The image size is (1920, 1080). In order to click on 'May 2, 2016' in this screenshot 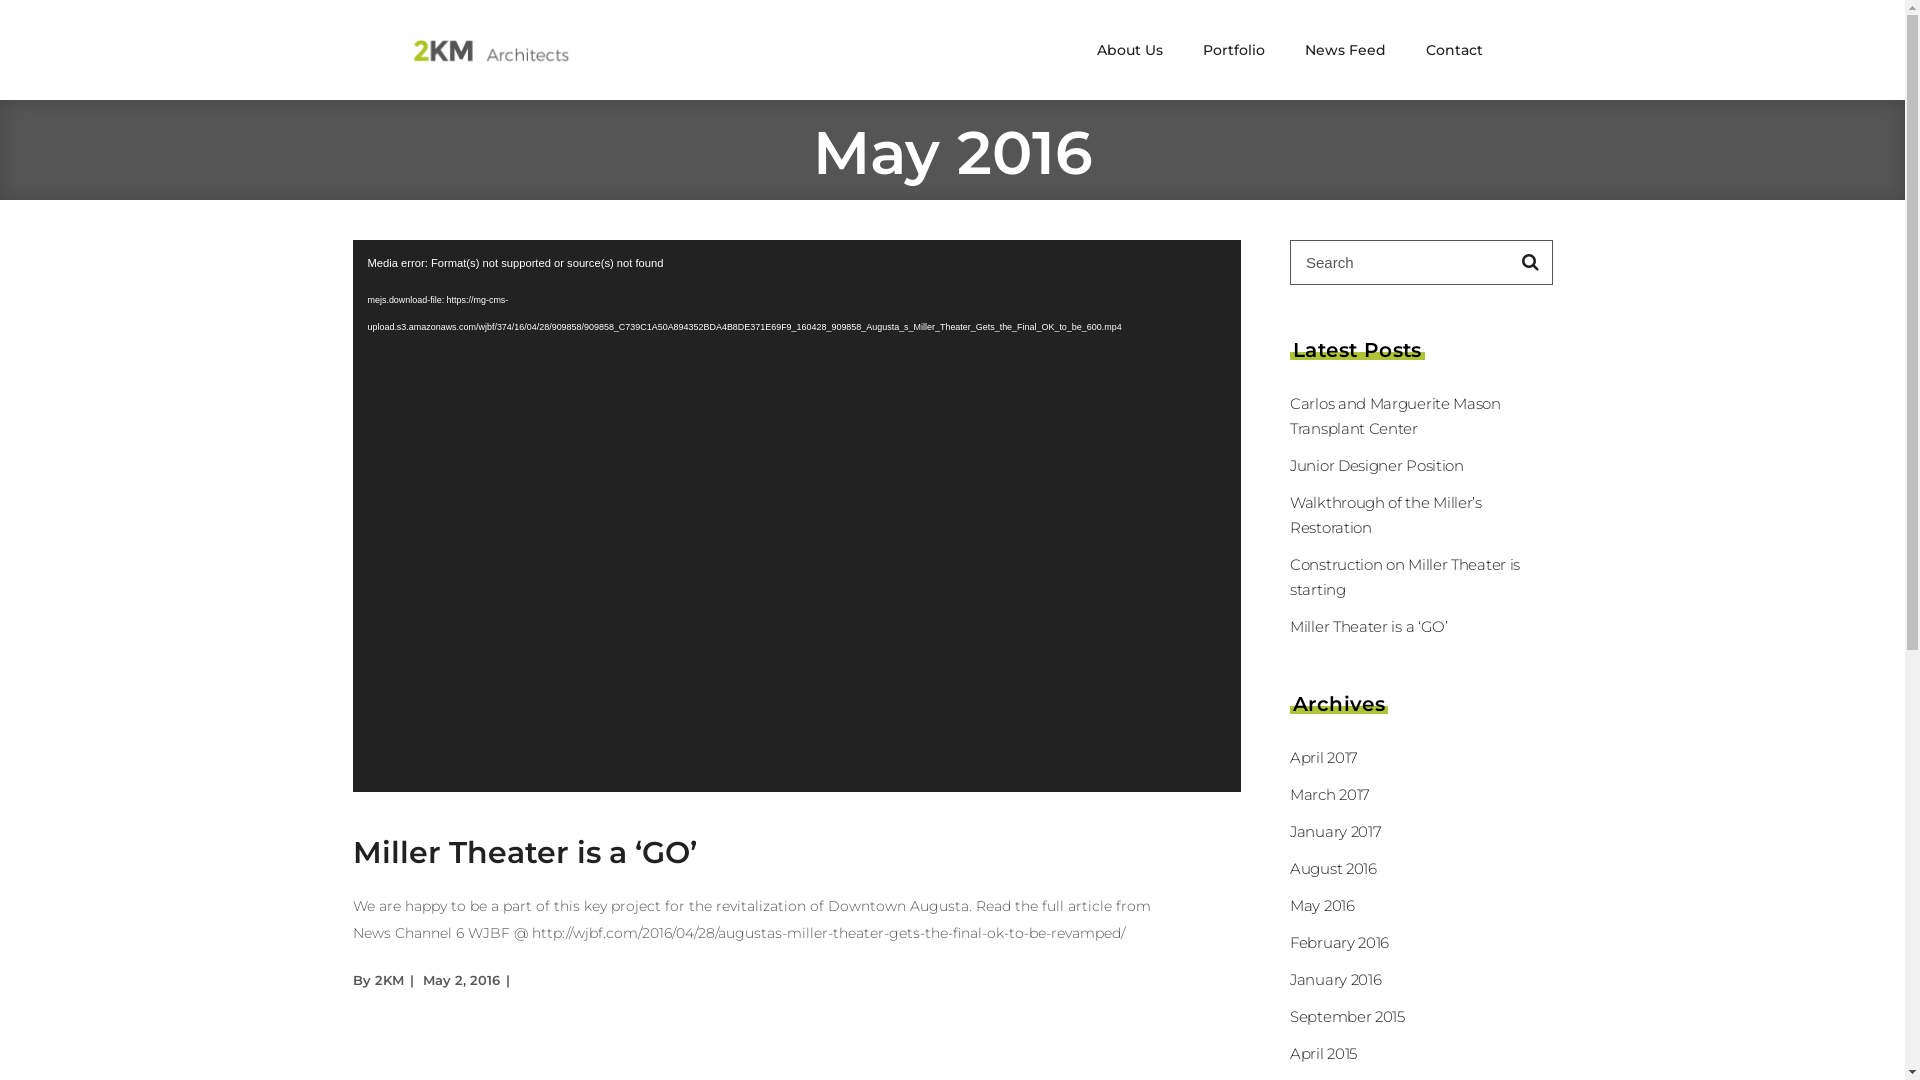, I will do `click(459, 978)`.